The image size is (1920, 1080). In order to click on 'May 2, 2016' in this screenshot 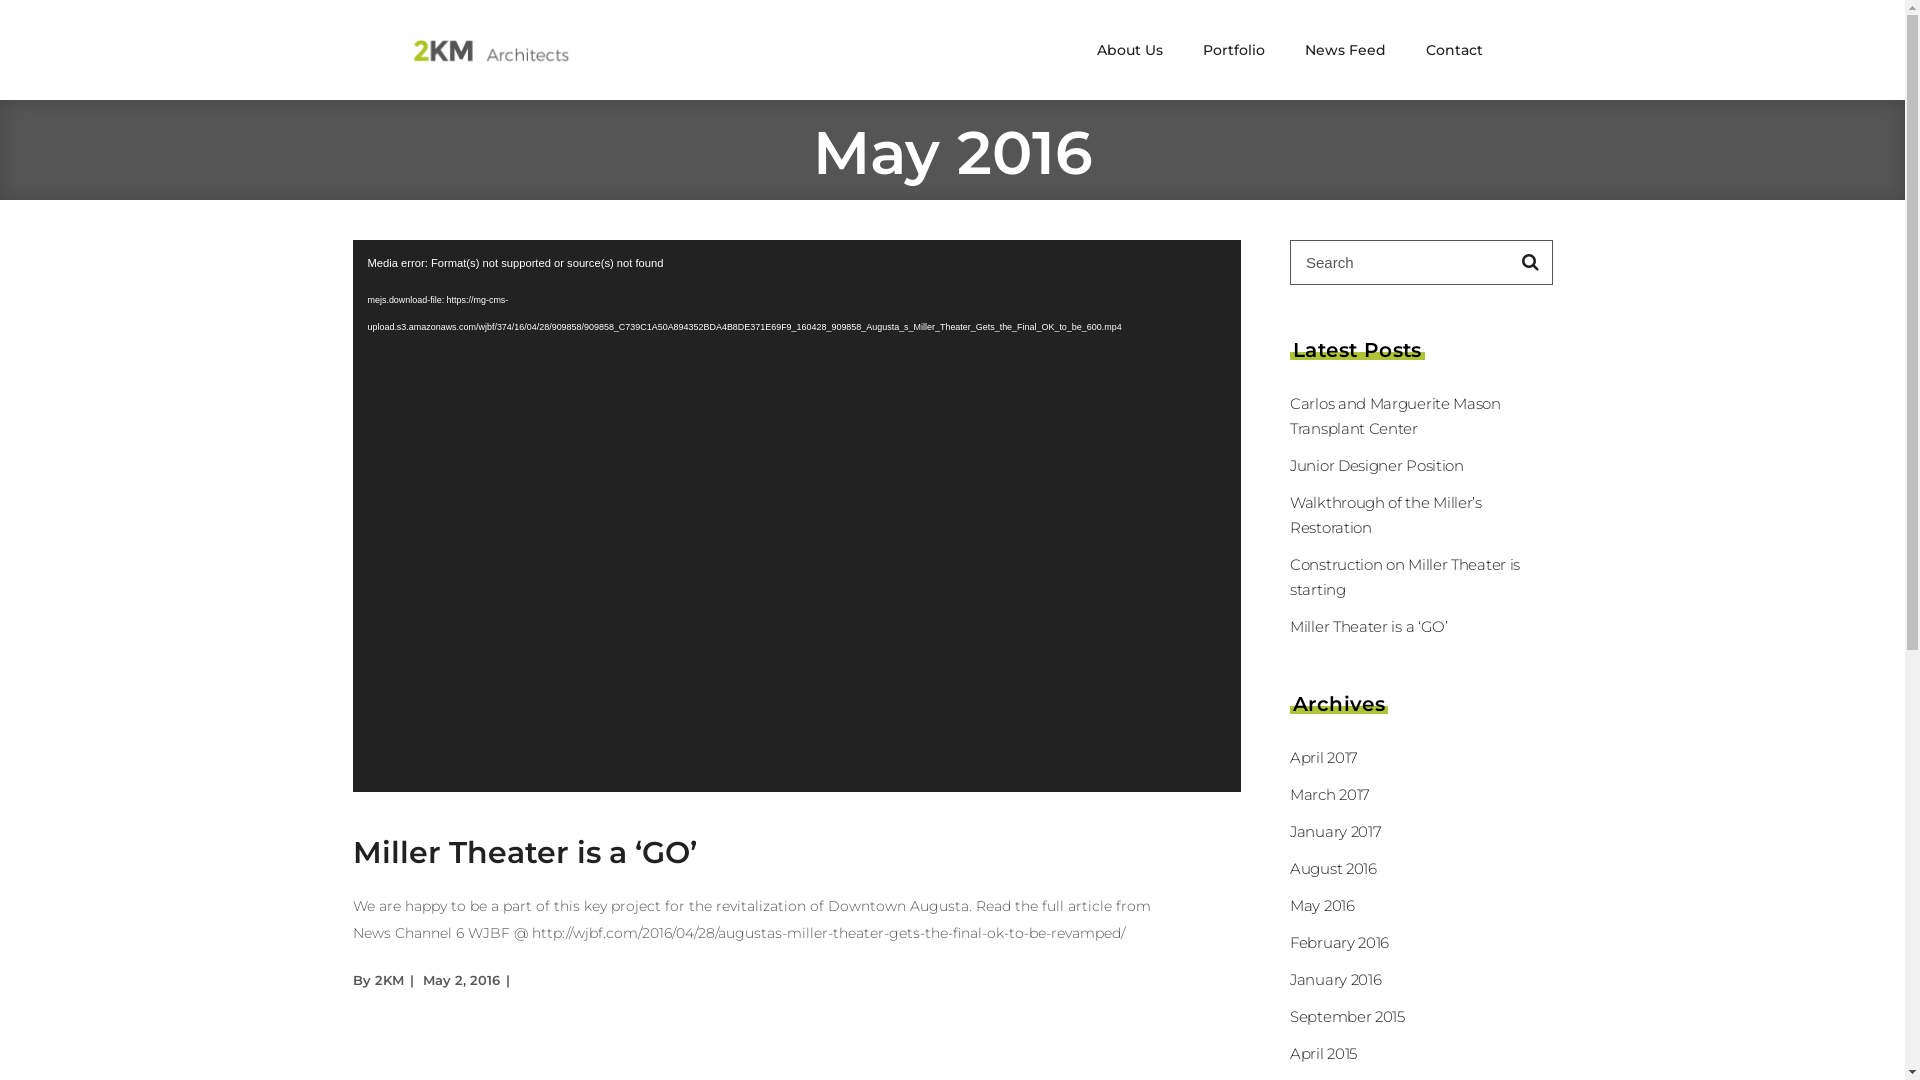, I will do `click(459, 978)`.